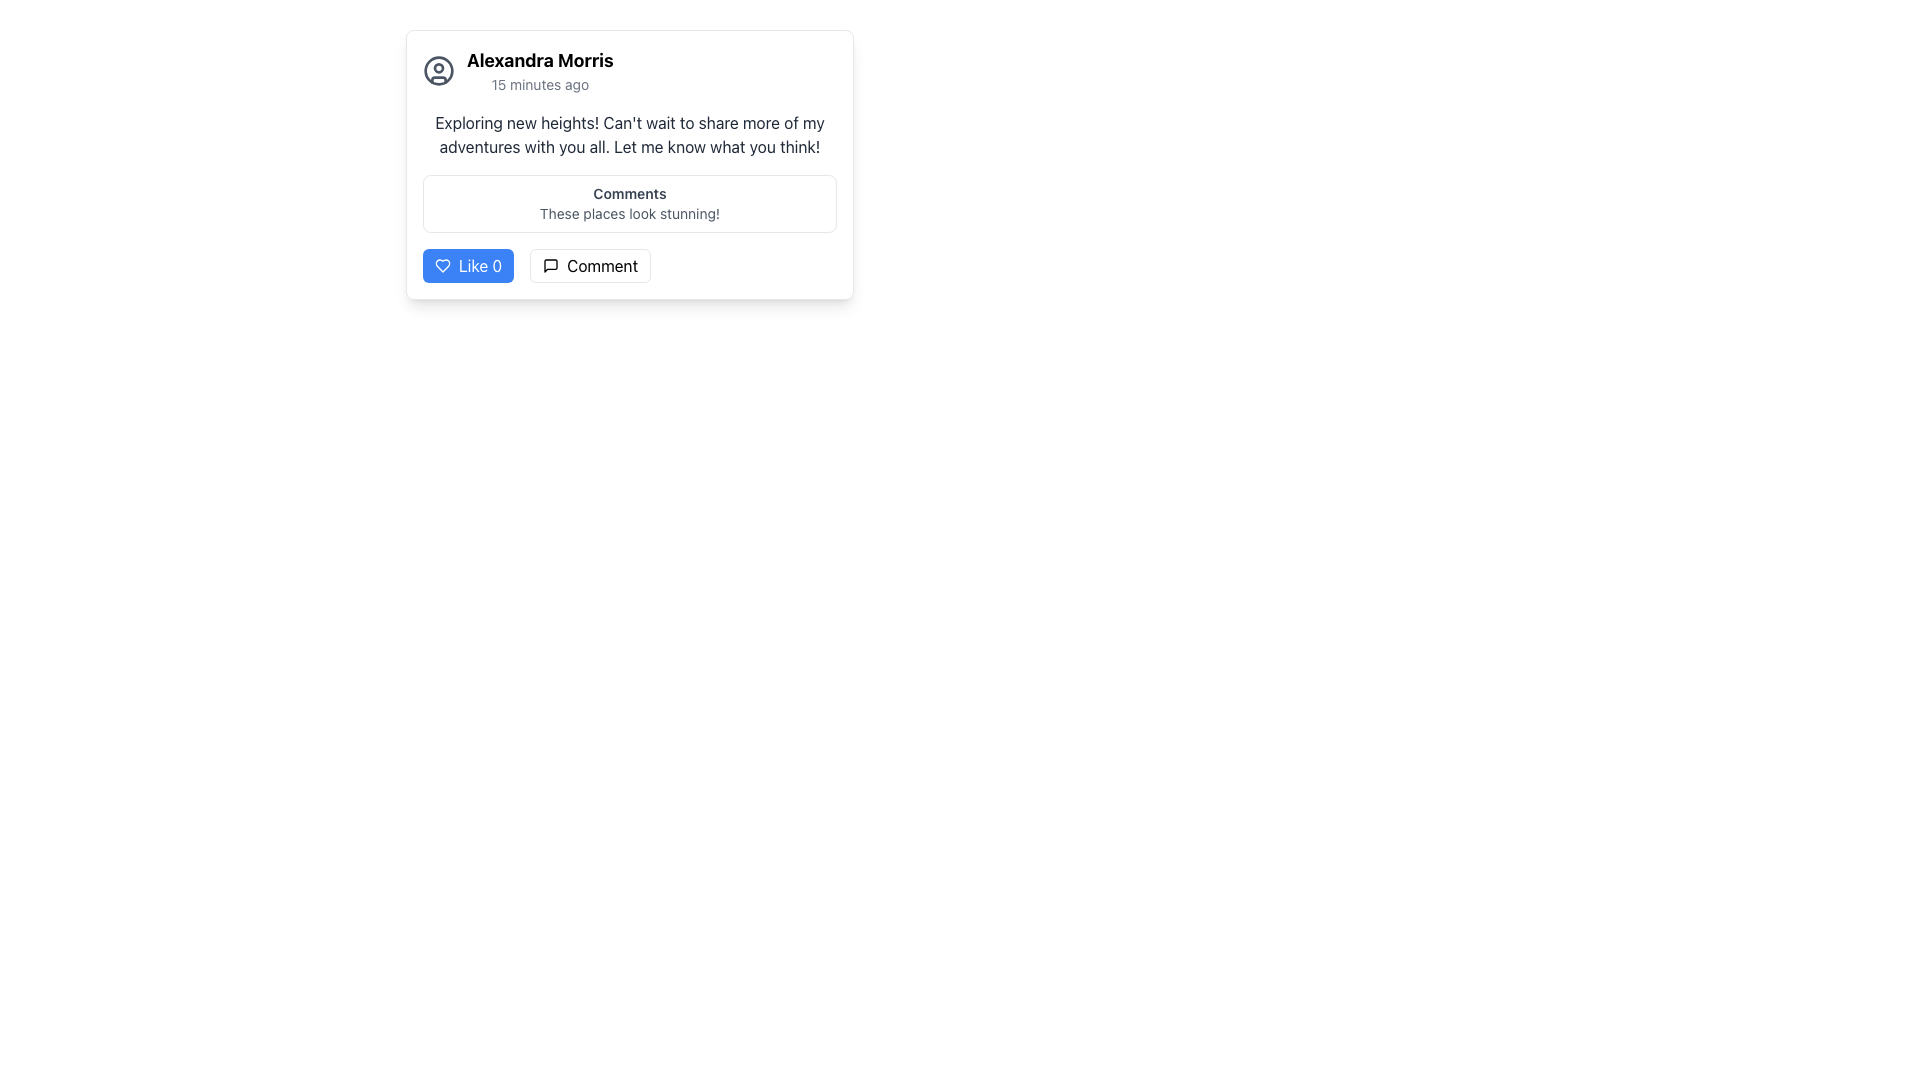  What do you see at coordinates (601, 265) in the screenshot?
I see `the 'Comment' text label within the button located at the bottom-right of the comment post box` at bounding box center [601, 265].